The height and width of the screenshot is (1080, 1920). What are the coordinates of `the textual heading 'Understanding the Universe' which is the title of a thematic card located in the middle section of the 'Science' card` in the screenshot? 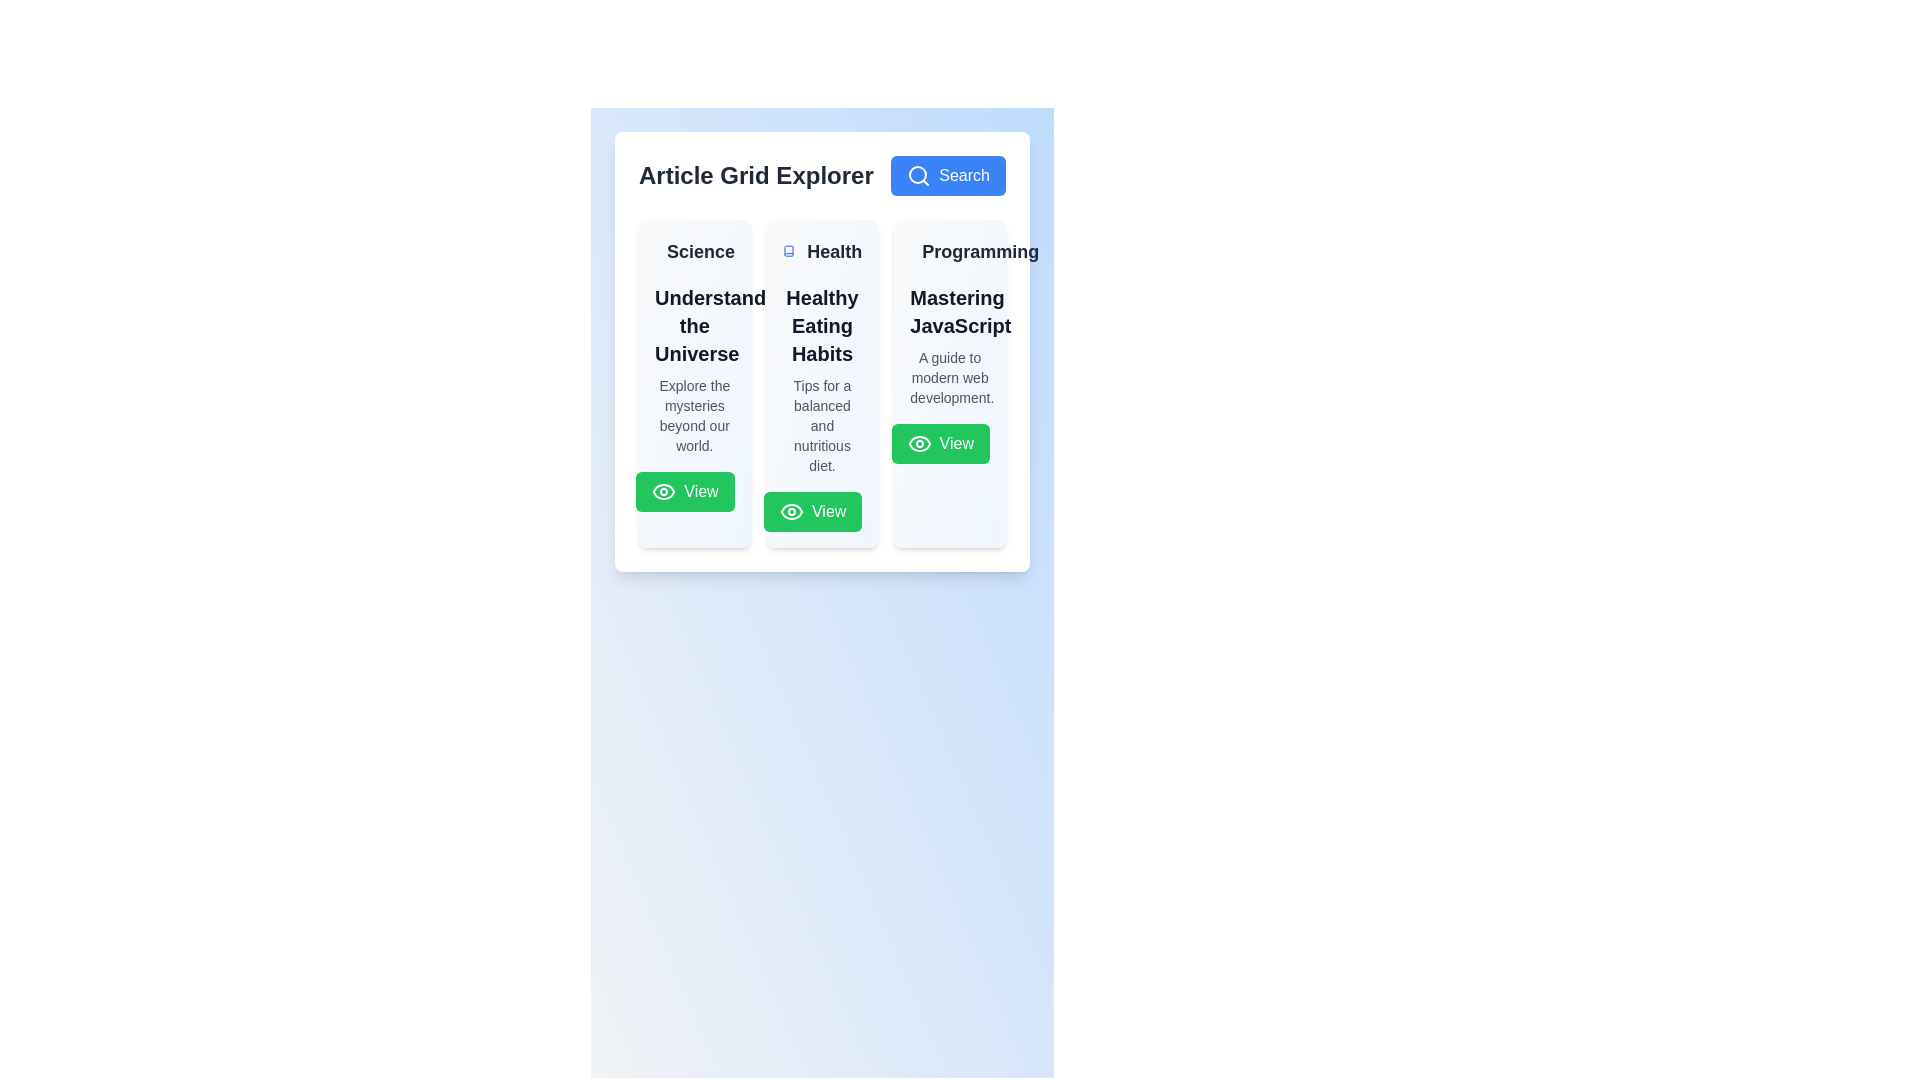 It's located at (694, 325).